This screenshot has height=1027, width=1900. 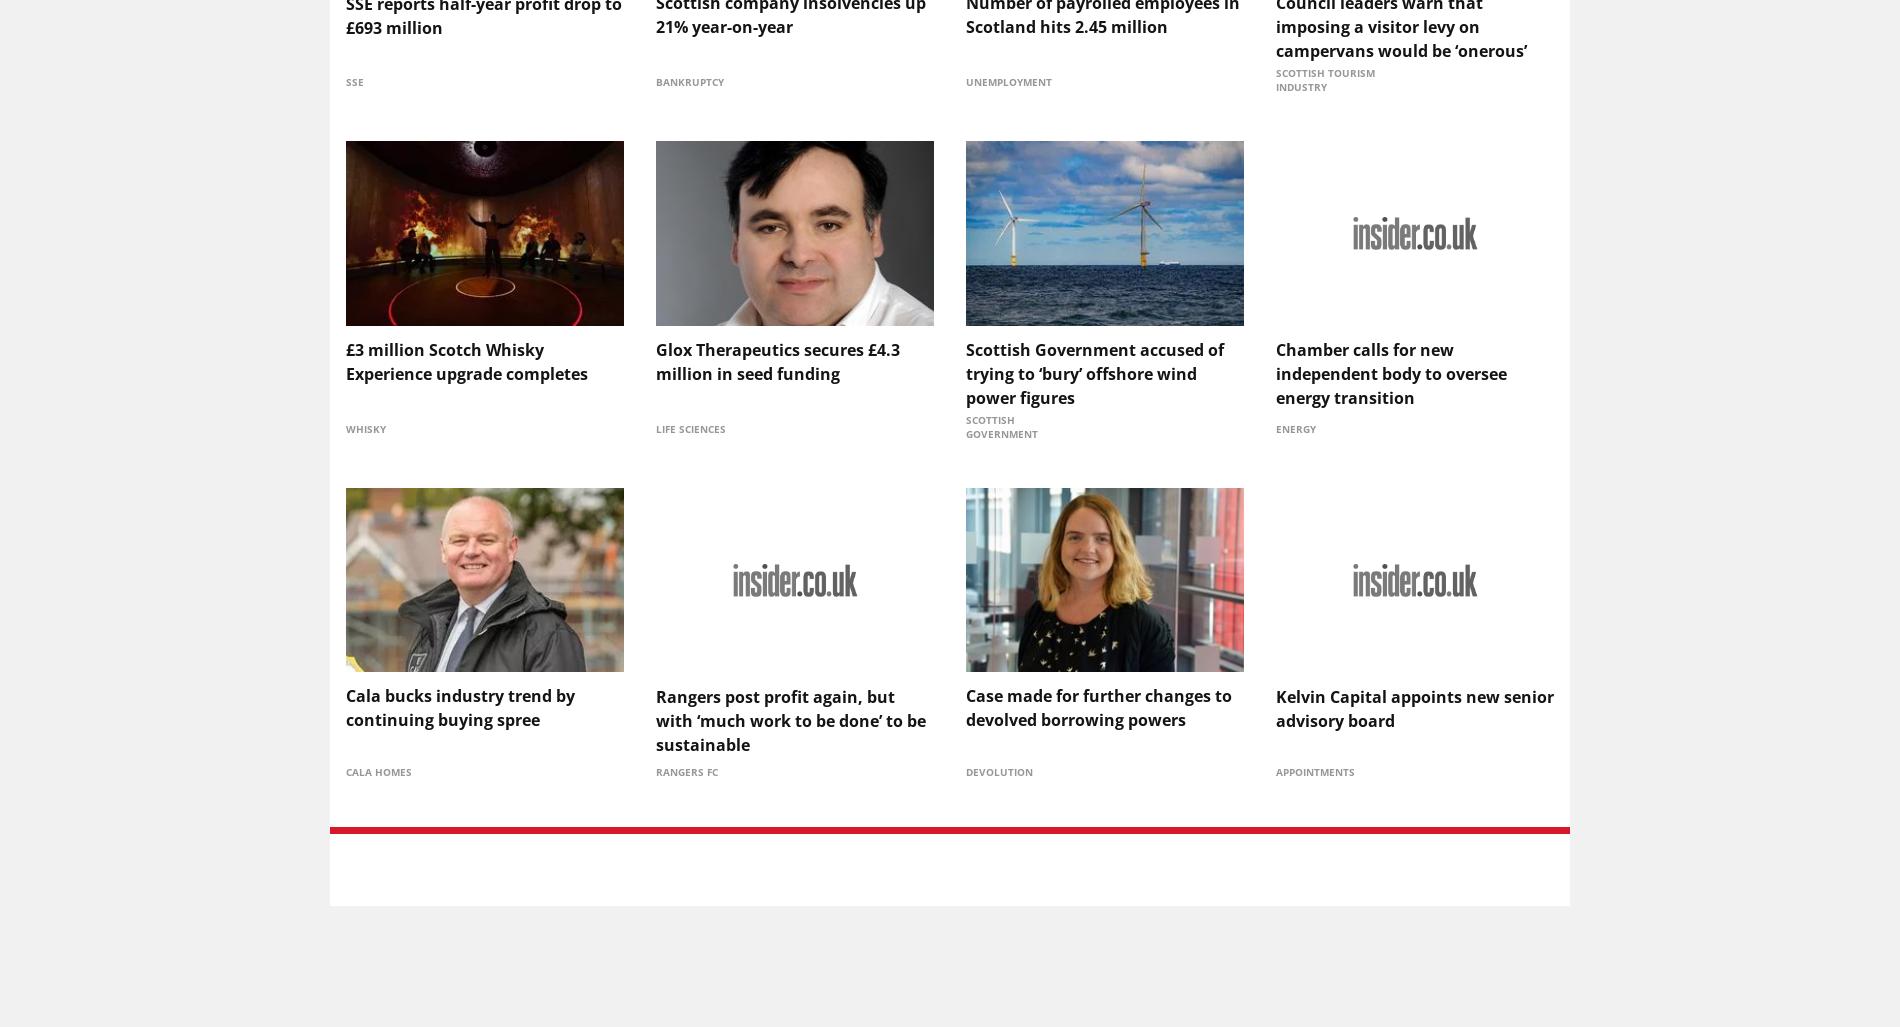 What do you see at coordinates (1294, 426) in the screenshot?
I see `'Energy'` at bounding box center [1294, 426].